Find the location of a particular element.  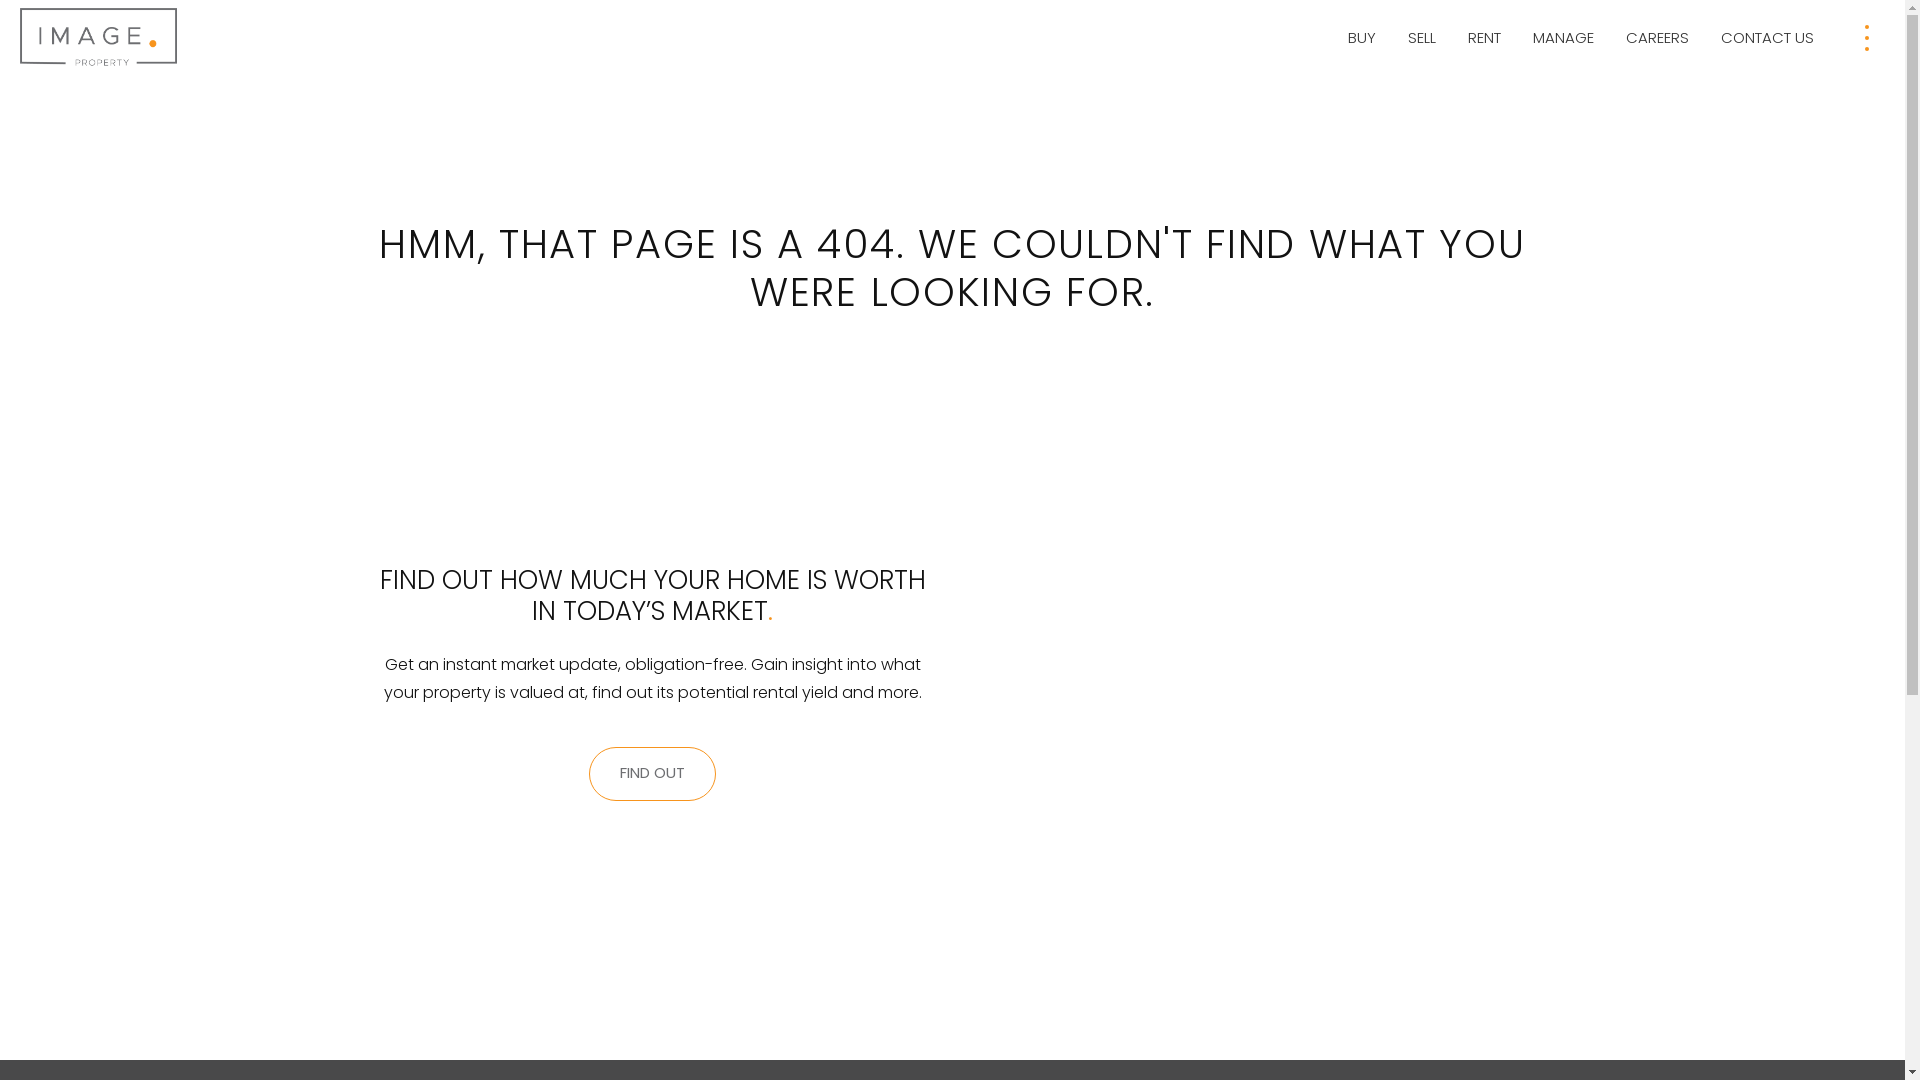

'SELL' is located at coordinates (1420, 38).